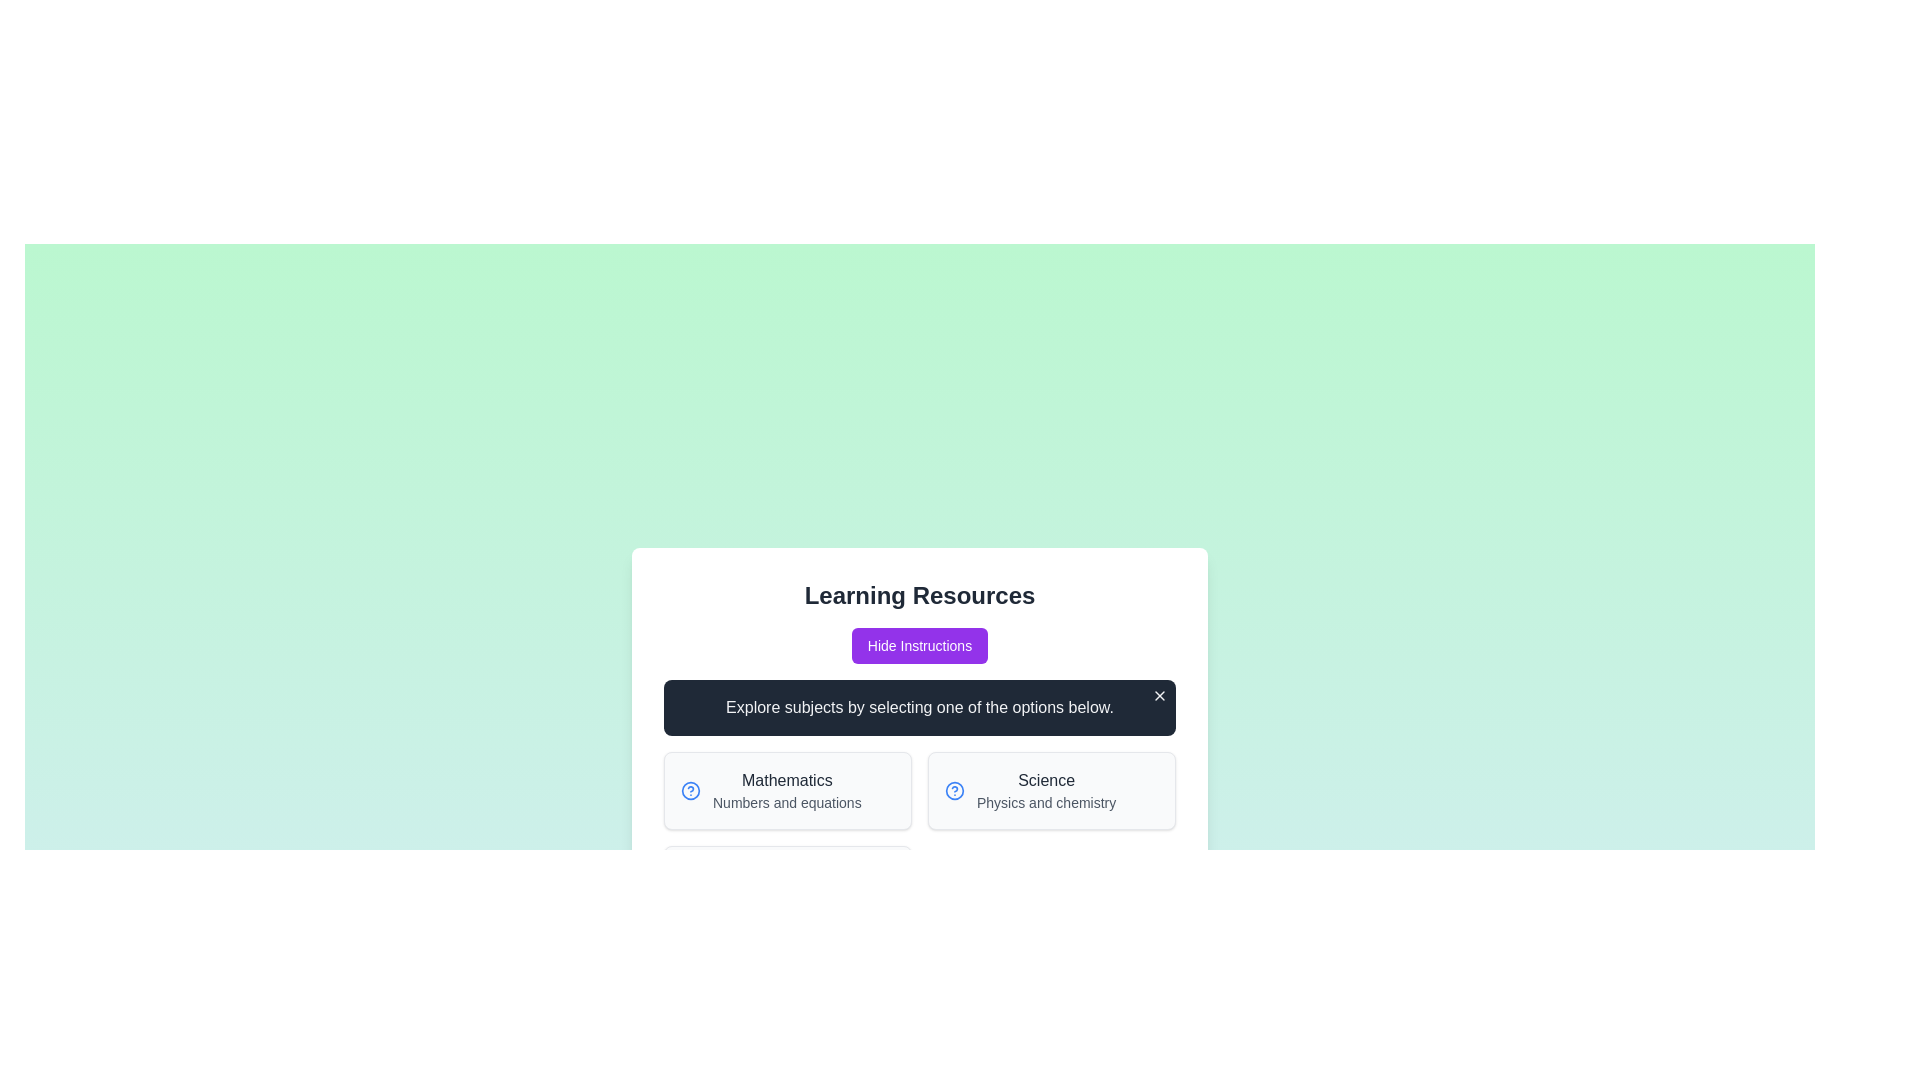 This screenshot has height=1080, width=1920. Describe the element at coordinates (1045, 801) in the screenshot. I see `the descriptive text element located below the 'Science' category in the bottom-right section of the main area containing learning resources` at that location.